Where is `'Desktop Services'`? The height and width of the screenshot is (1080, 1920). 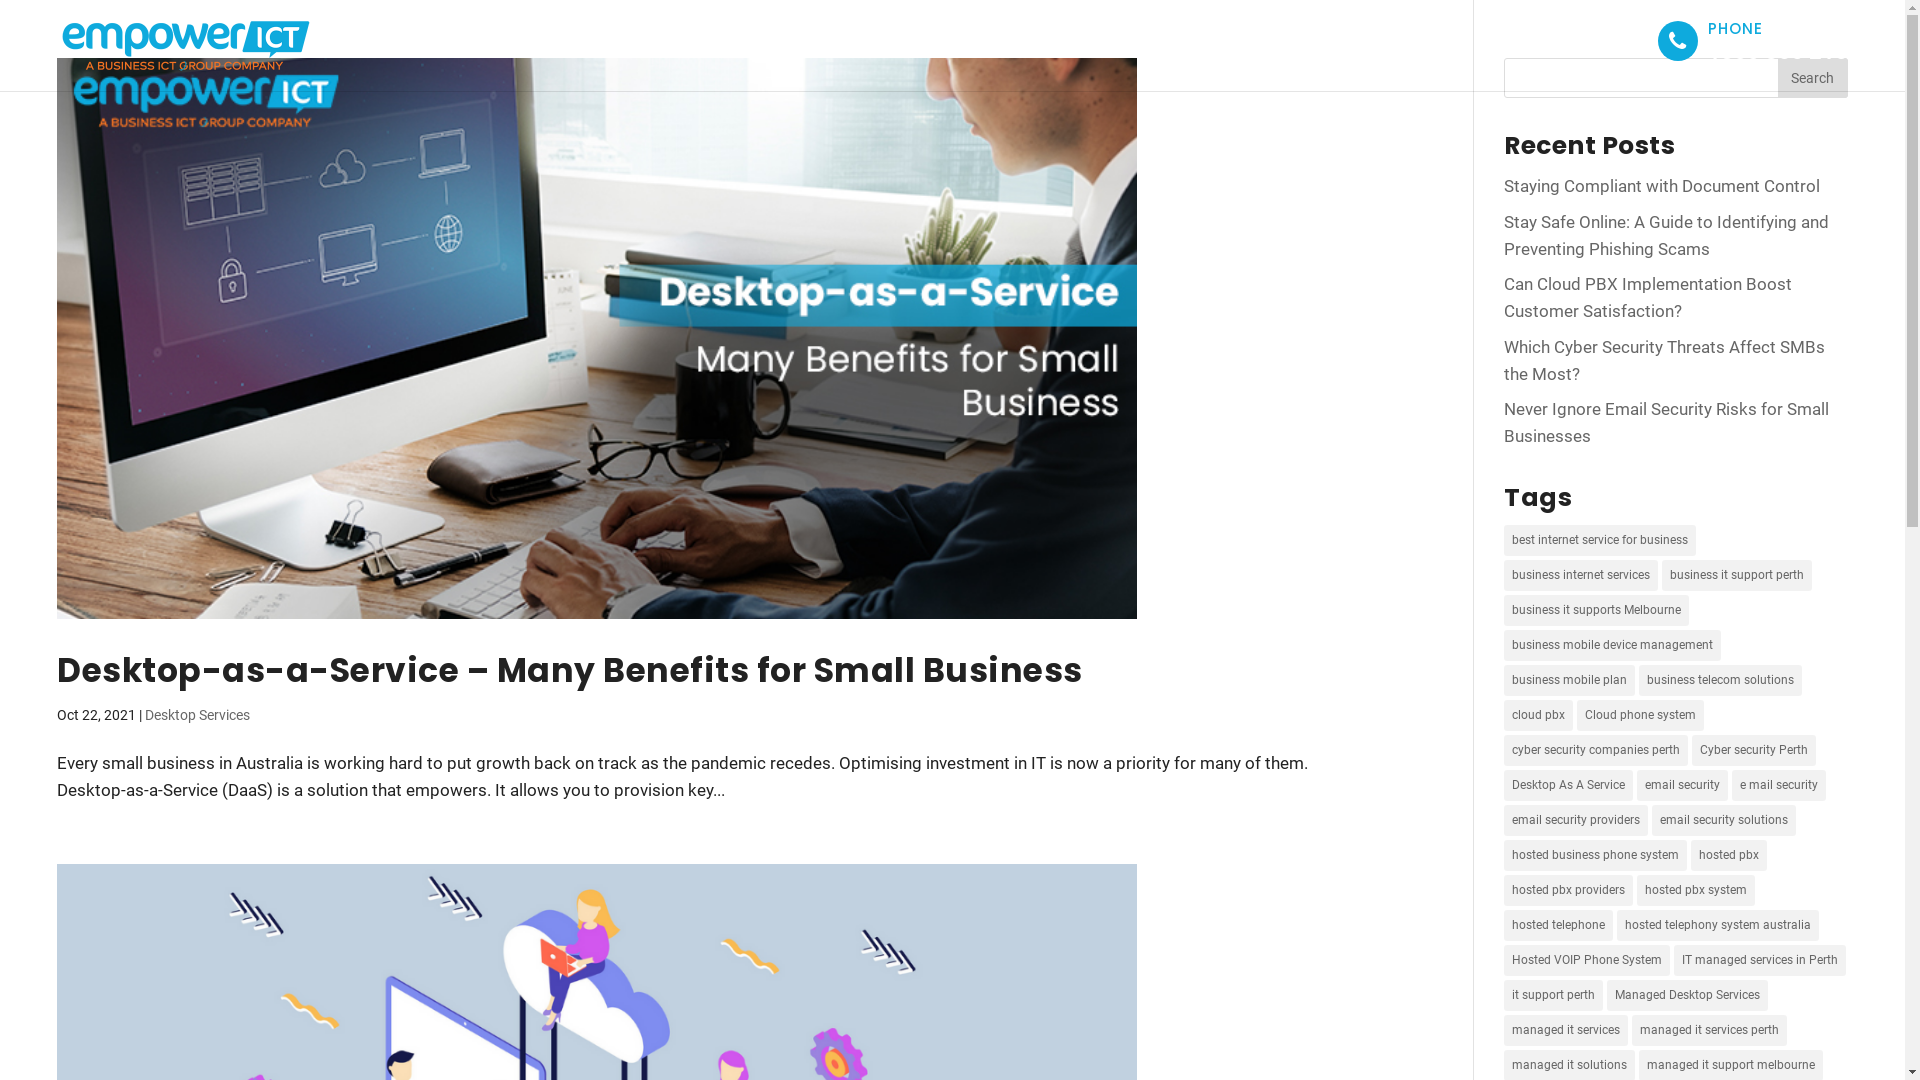 'Desktop Services' is located at coordinates (197, 713).